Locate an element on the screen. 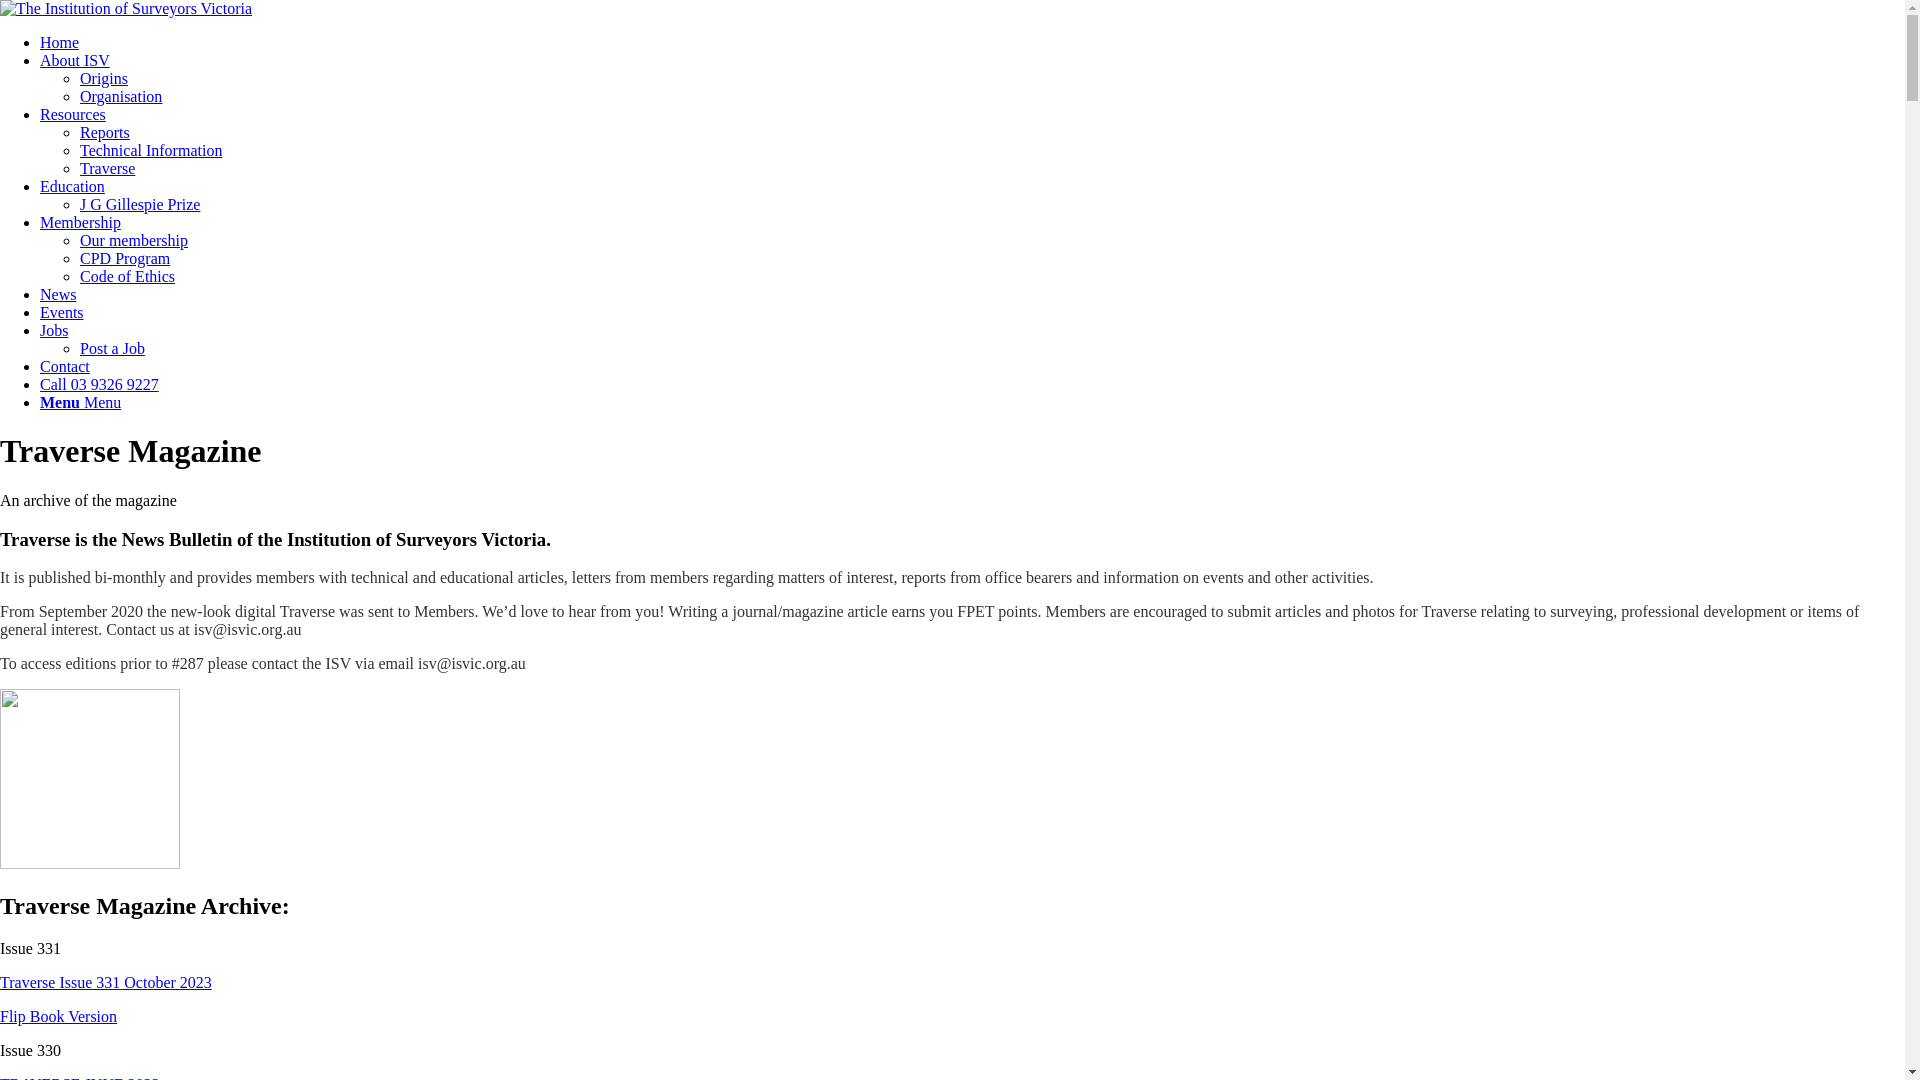 Image resolution: width=1920 pixels, height=1080 pixels. 'News' is located at coordinates (39, 294).